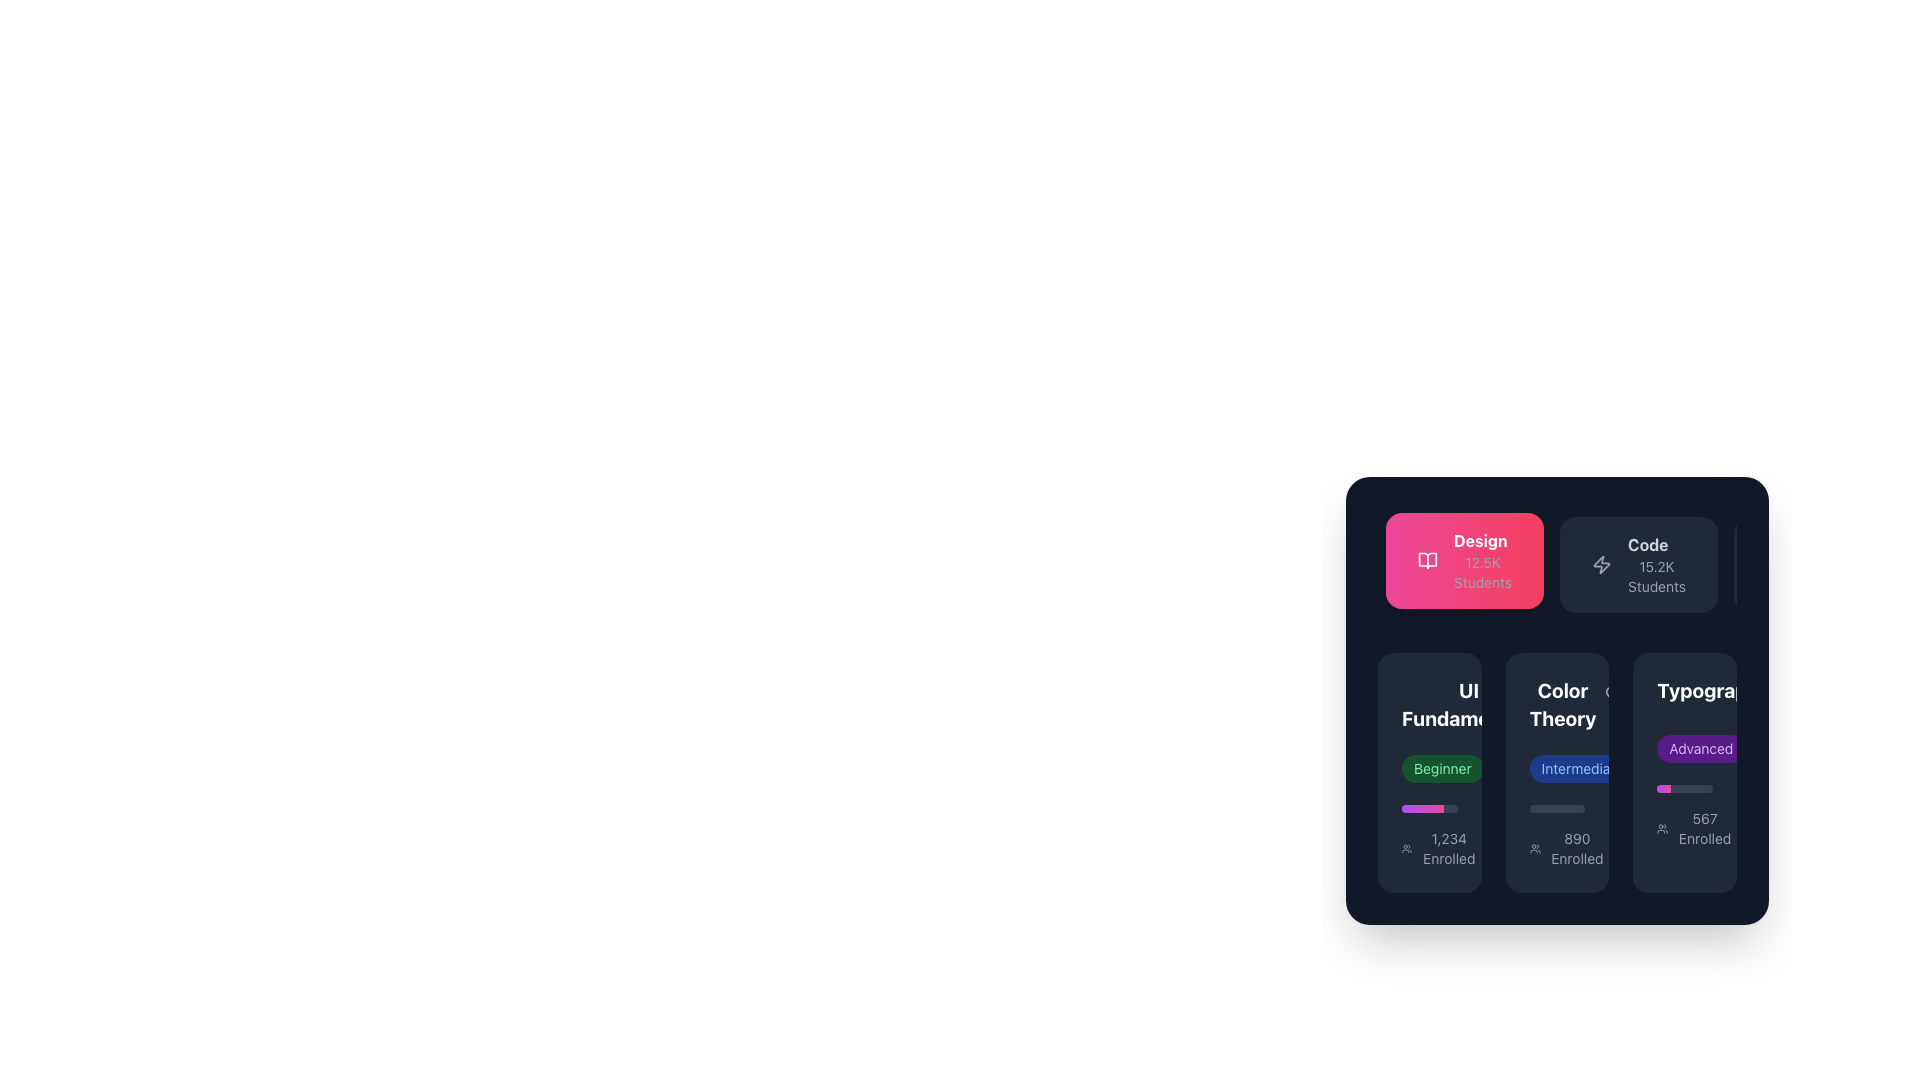  I want to click on the heart icon to favorite the 'Color Theory' module, which is located over the module description in the center of the educational content interface, so click(1553, 693).